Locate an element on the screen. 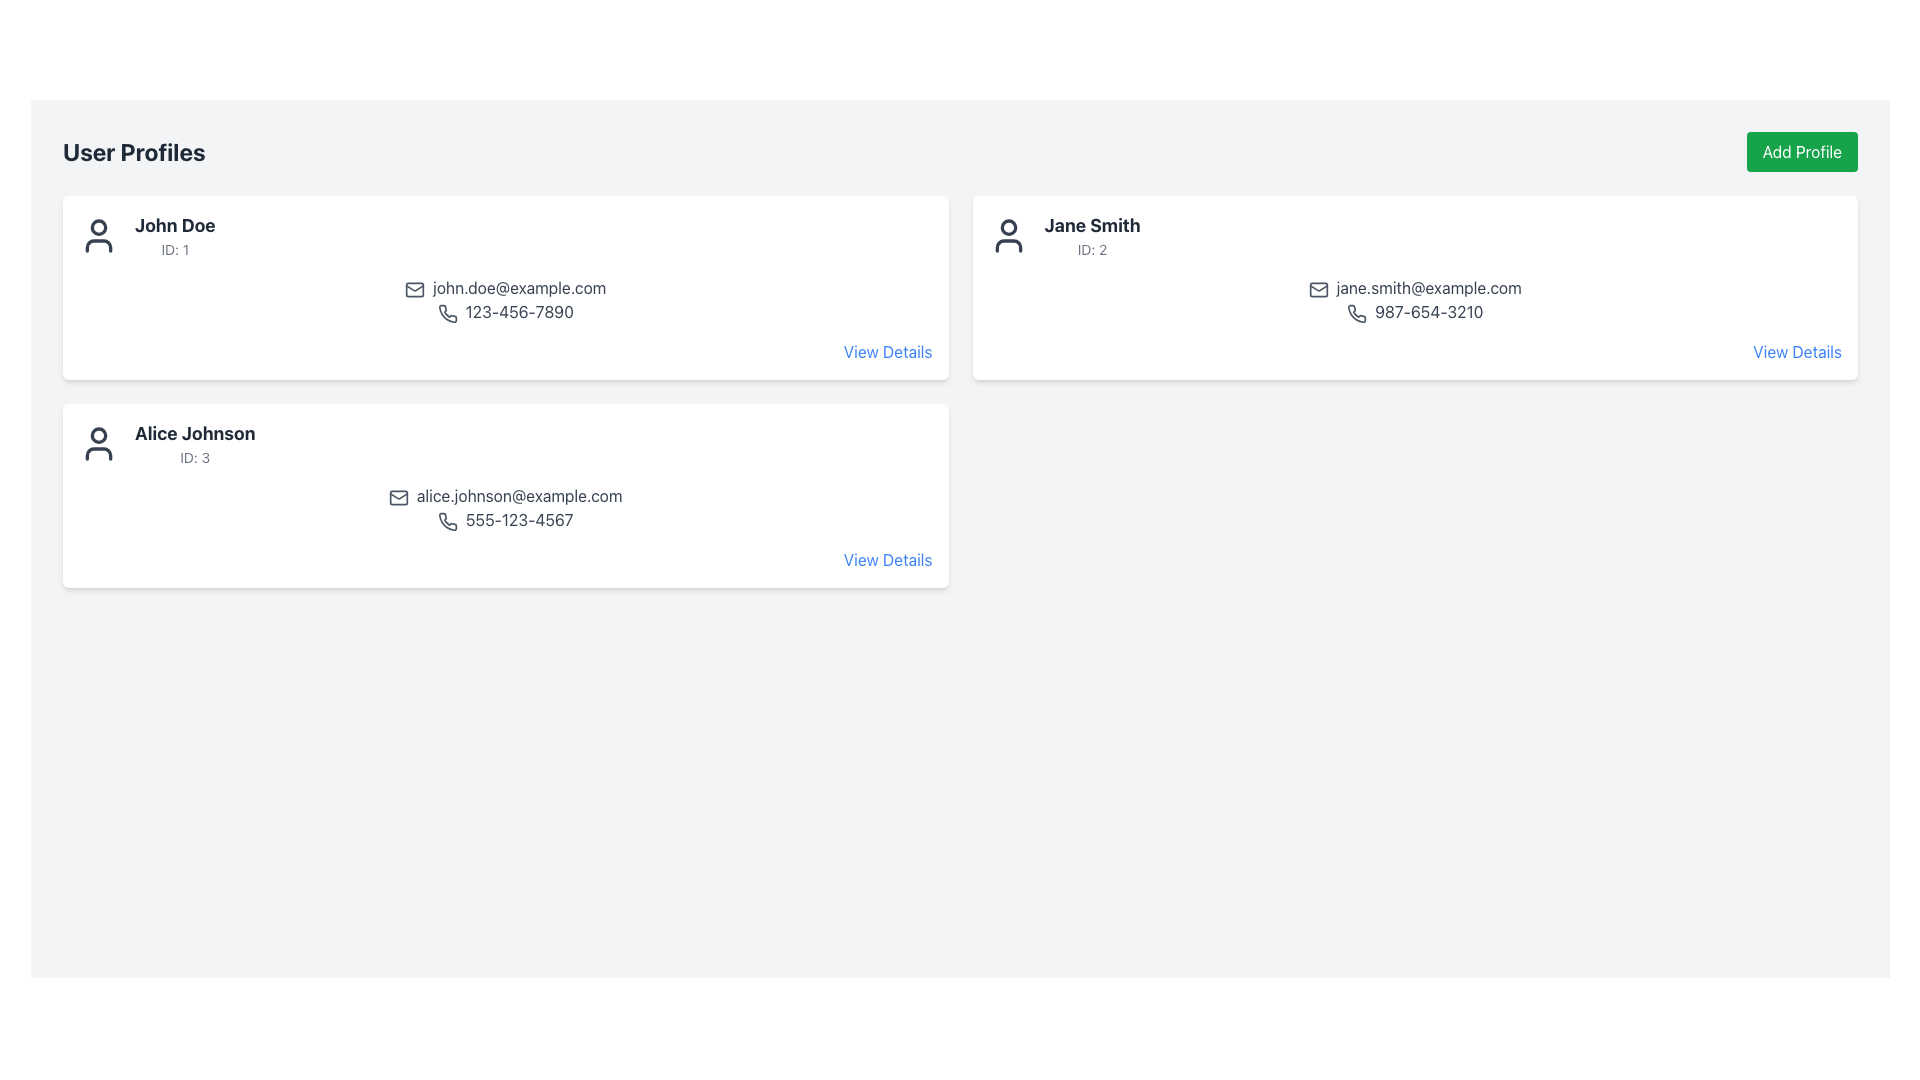 Image resolution: width=1920 pixels, height=1080 pixels. the phone icon representing a traditional telephone receiver, located in John Doe's user profile card, to the left of the phone number '123-456-7890' is located at coordinates (446, 313).